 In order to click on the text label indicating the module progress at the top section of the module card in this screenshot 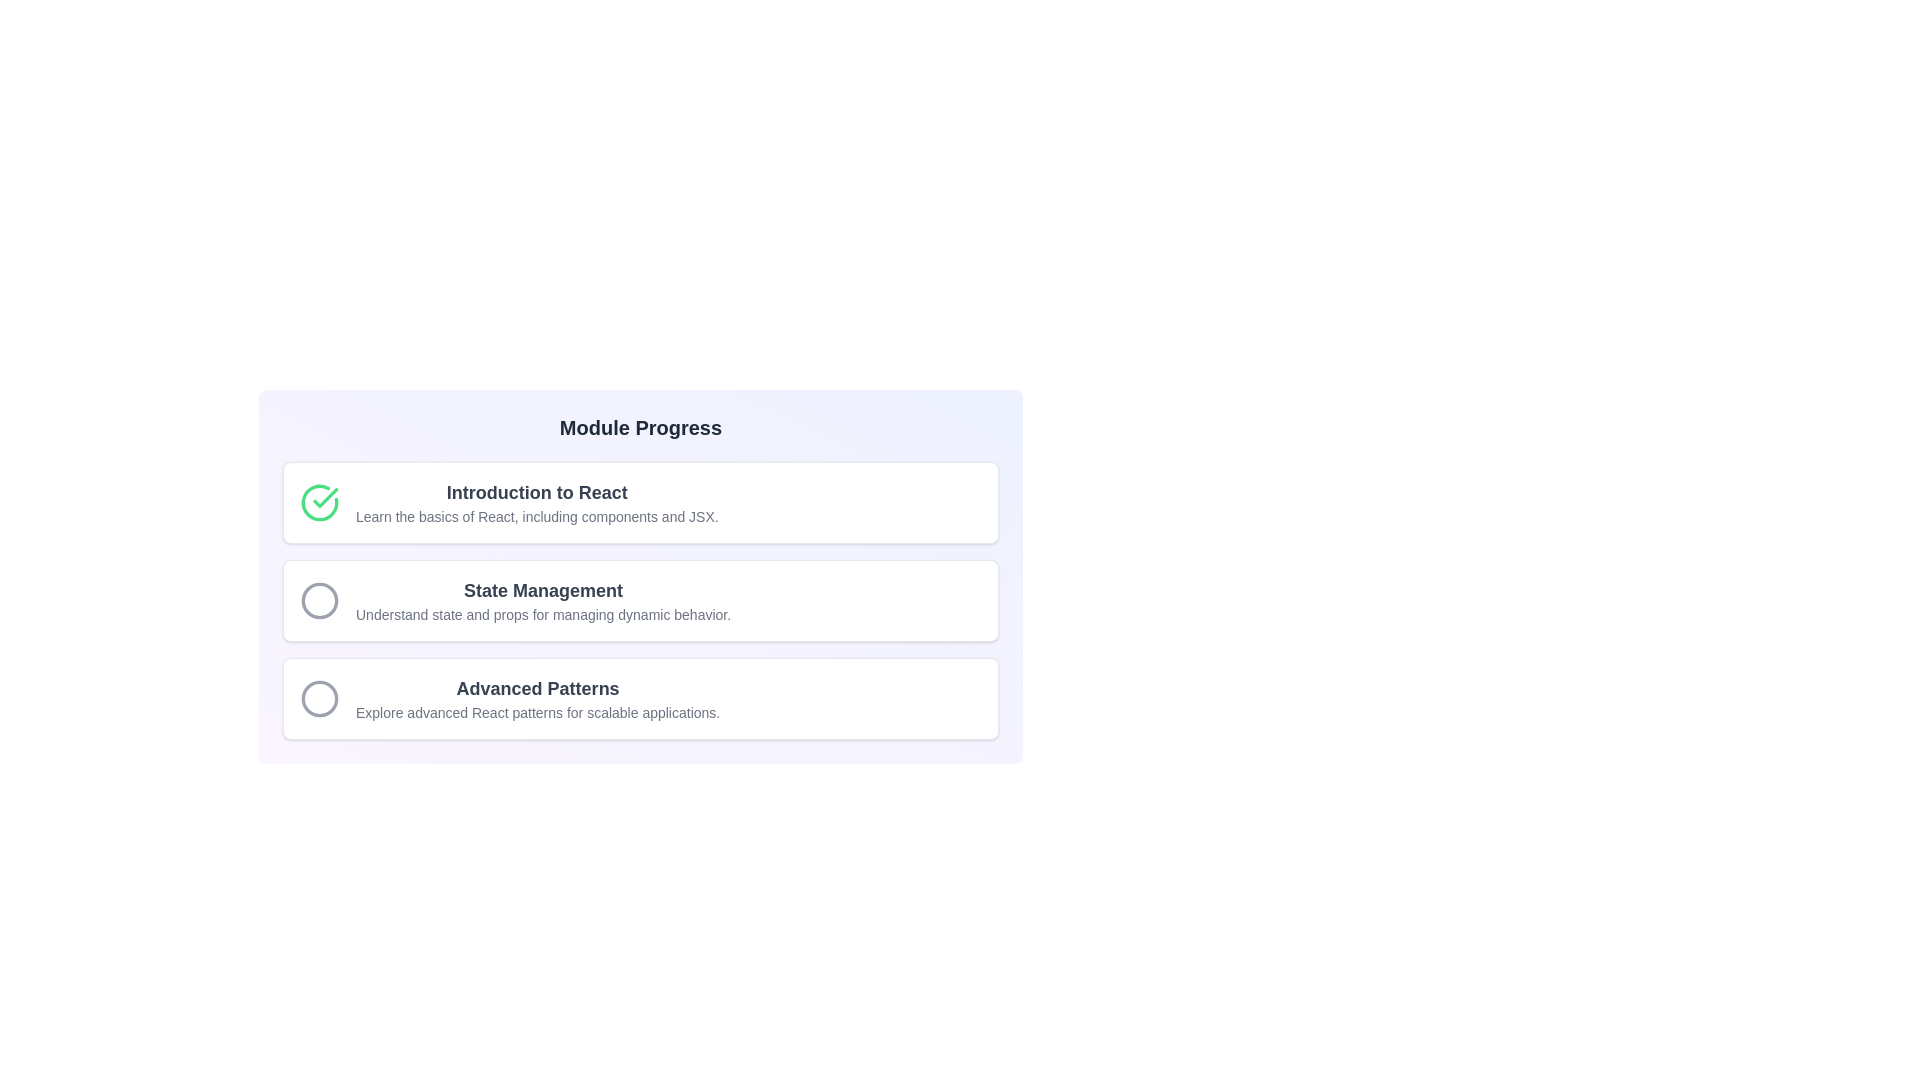, I will do `click(641, 427)`.